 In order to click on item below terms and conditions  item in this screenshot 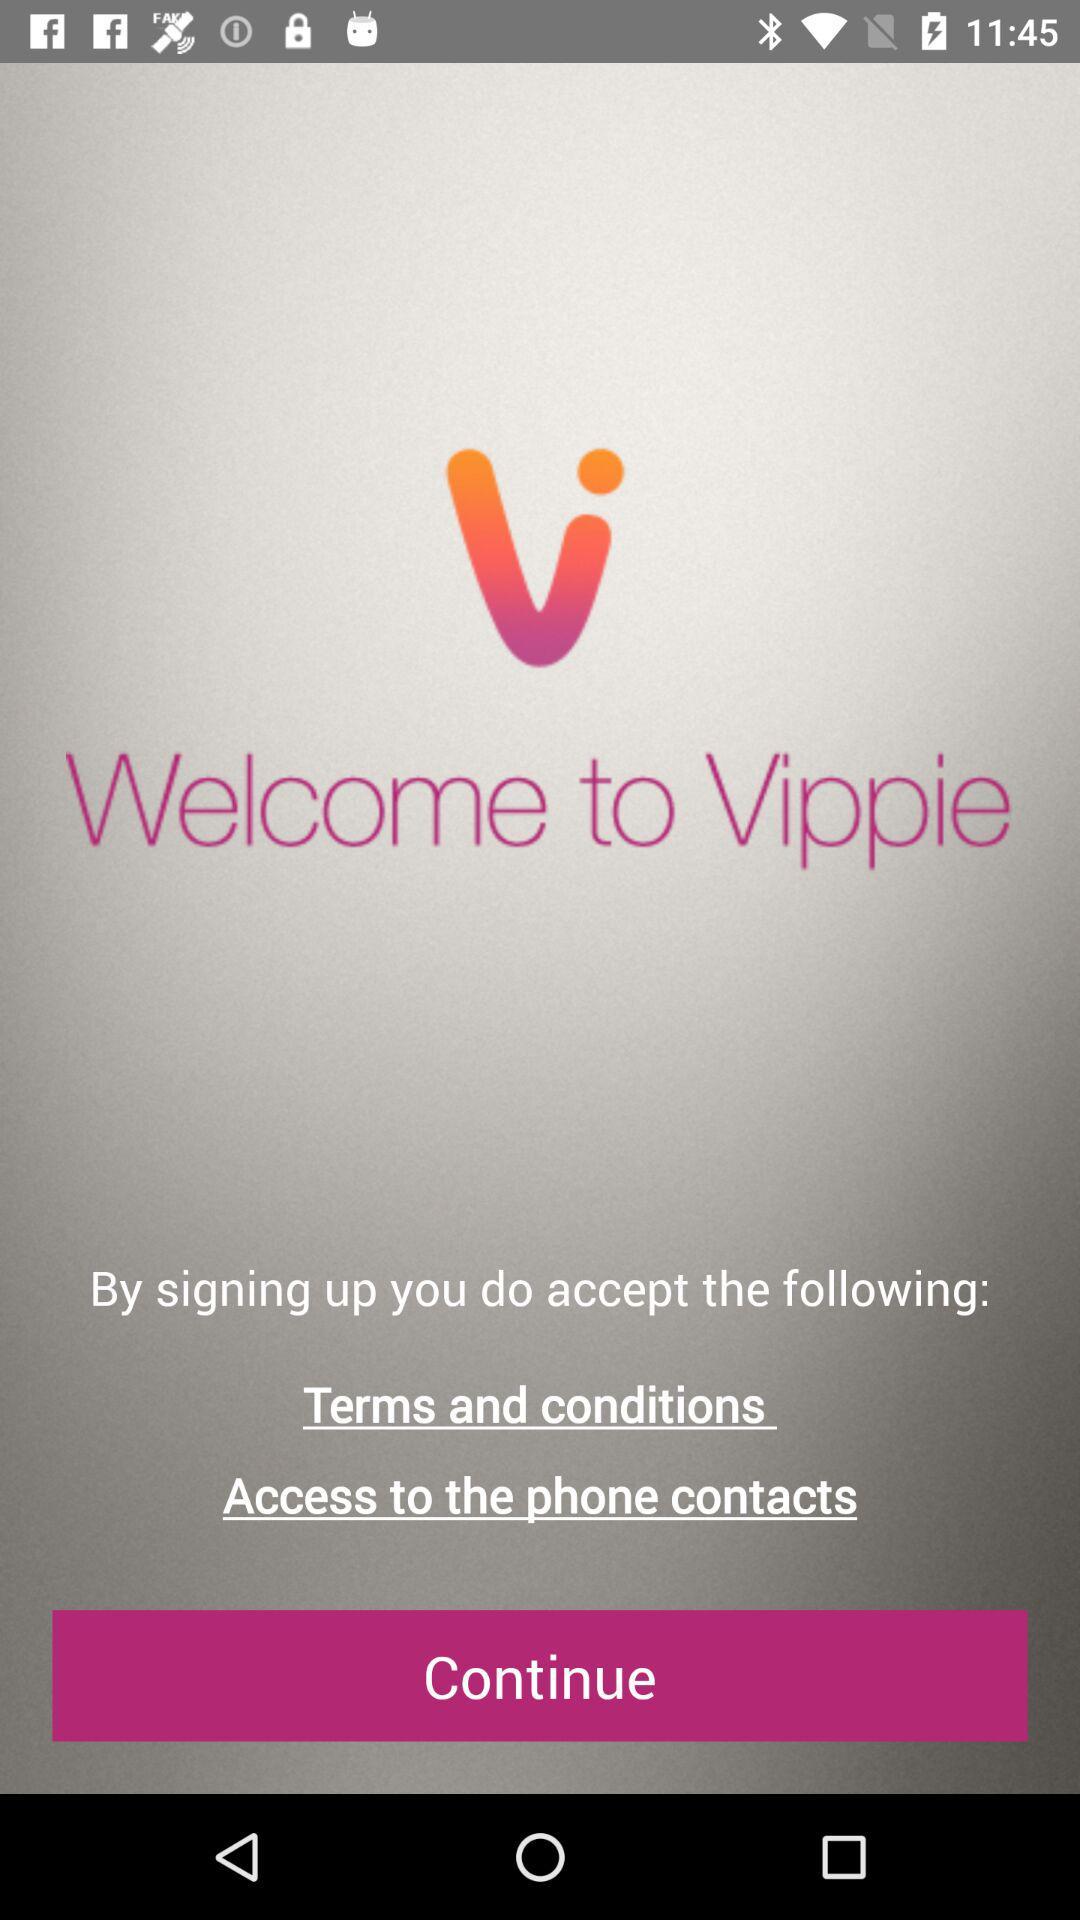, I will do `click(540, 1495)`.